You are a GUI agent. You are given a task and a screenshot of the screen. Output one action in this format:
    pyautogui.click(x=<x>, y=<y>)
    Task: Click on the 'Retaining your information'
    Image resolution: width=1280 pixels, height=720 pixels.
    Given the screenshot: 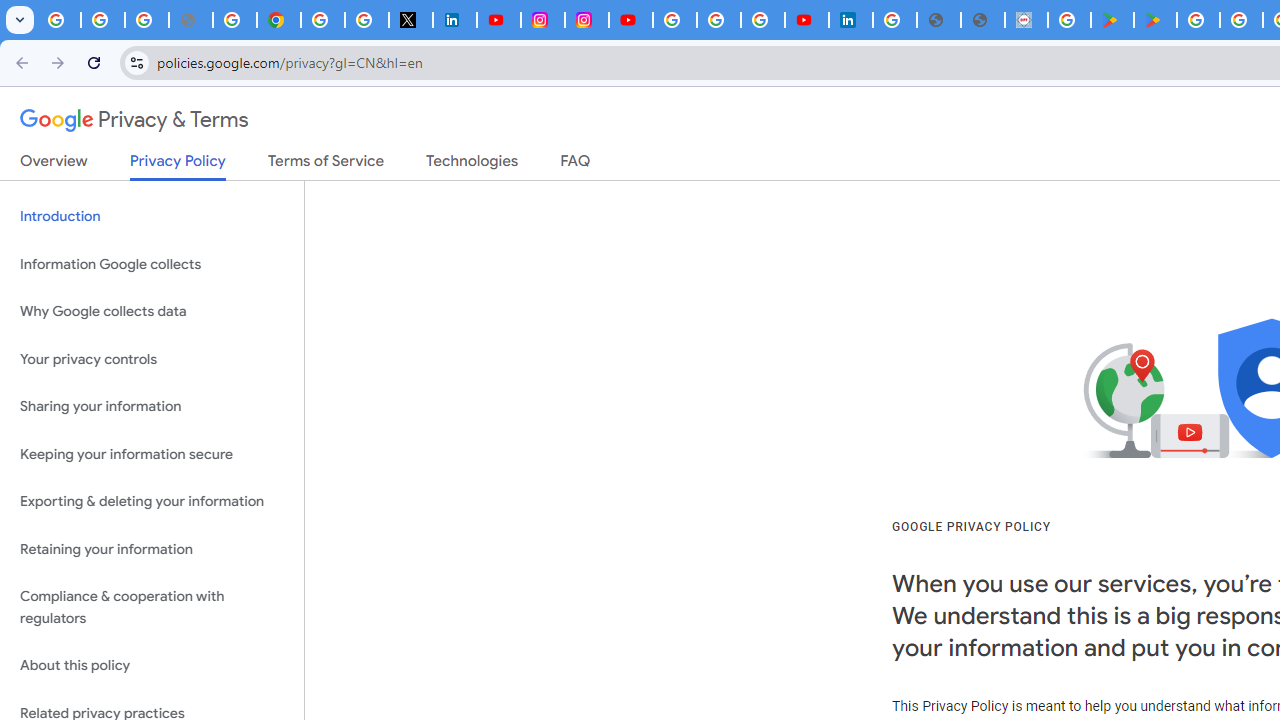 What is the action you would take?
    pyautogui.click(x=151, y=549)
    